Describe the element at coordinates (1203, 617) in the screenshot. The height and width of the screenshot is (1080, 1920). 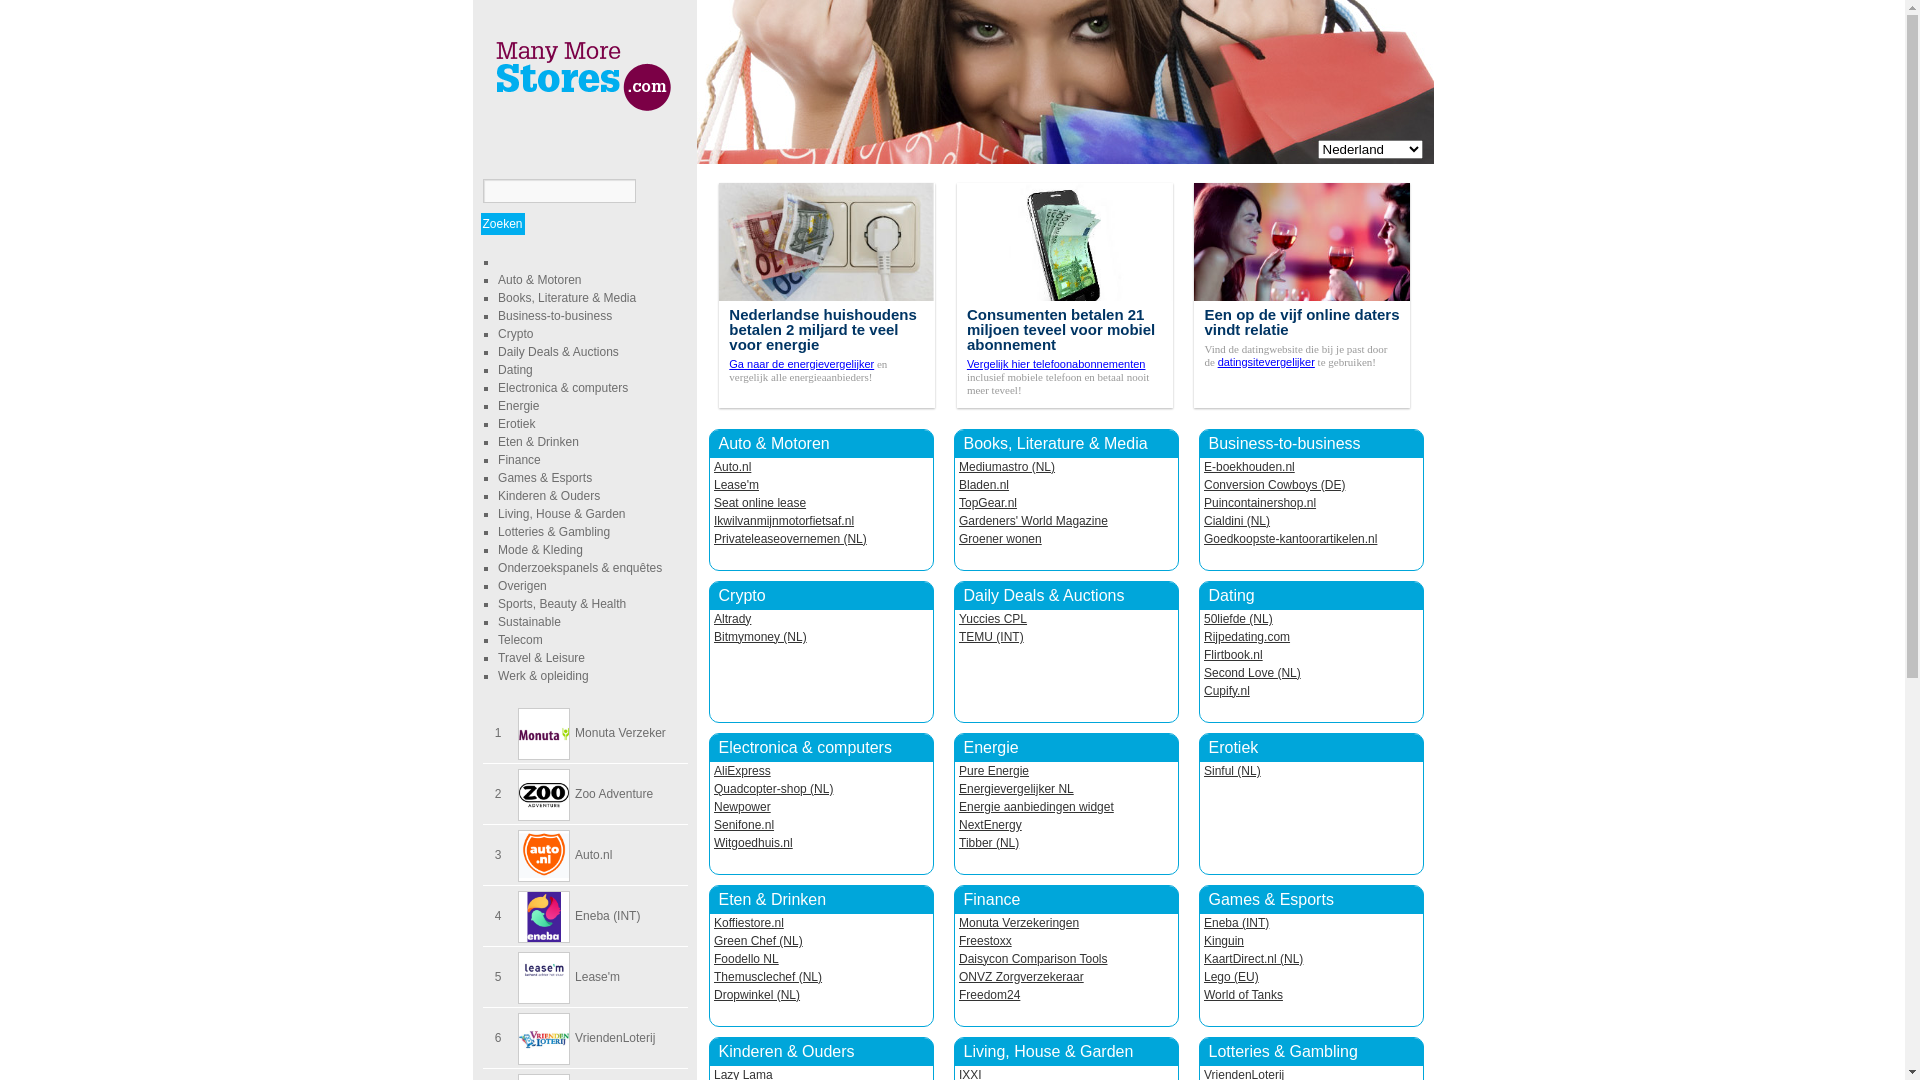
I see `'50liefde (NL)'` at that location.